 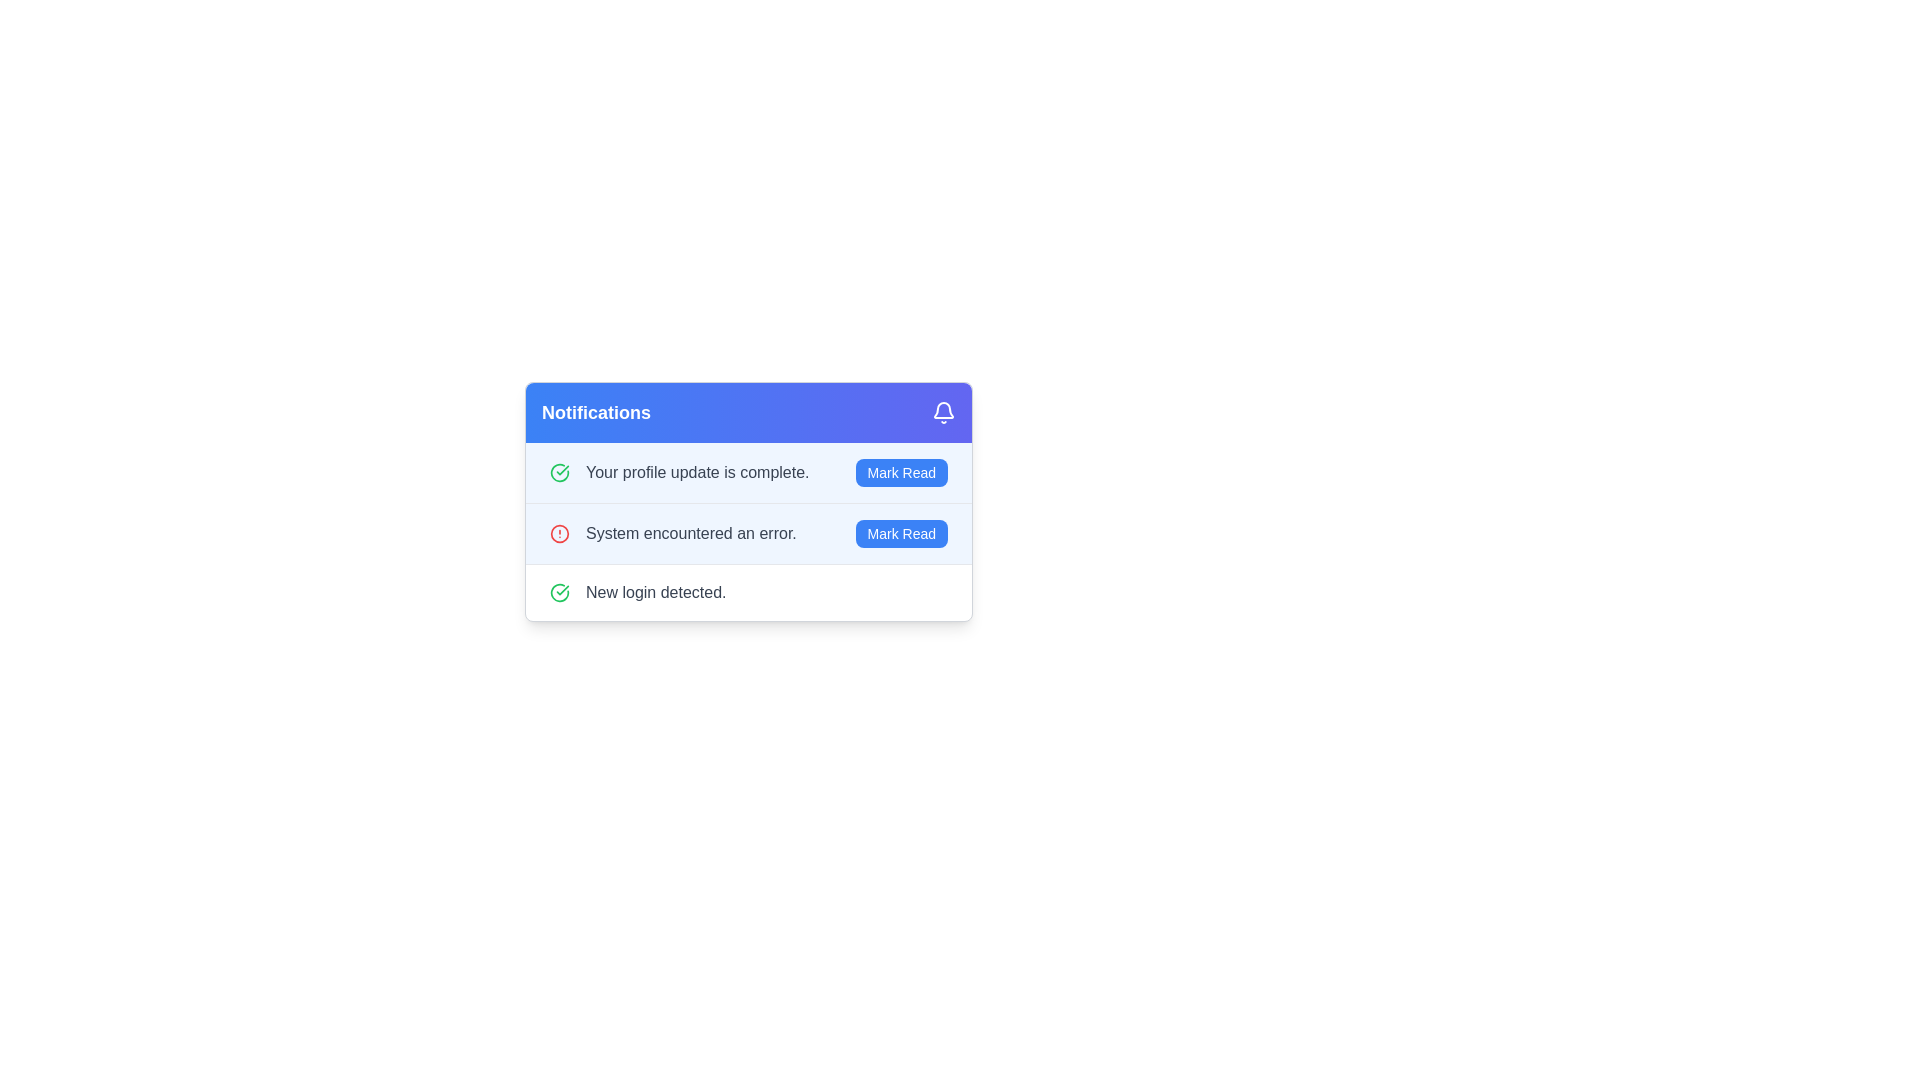 I want to click on the bell-shaped icon located on the right side of the notification panel's title bar, which is above the 'Notifications' label, so click(x=943, y=409).